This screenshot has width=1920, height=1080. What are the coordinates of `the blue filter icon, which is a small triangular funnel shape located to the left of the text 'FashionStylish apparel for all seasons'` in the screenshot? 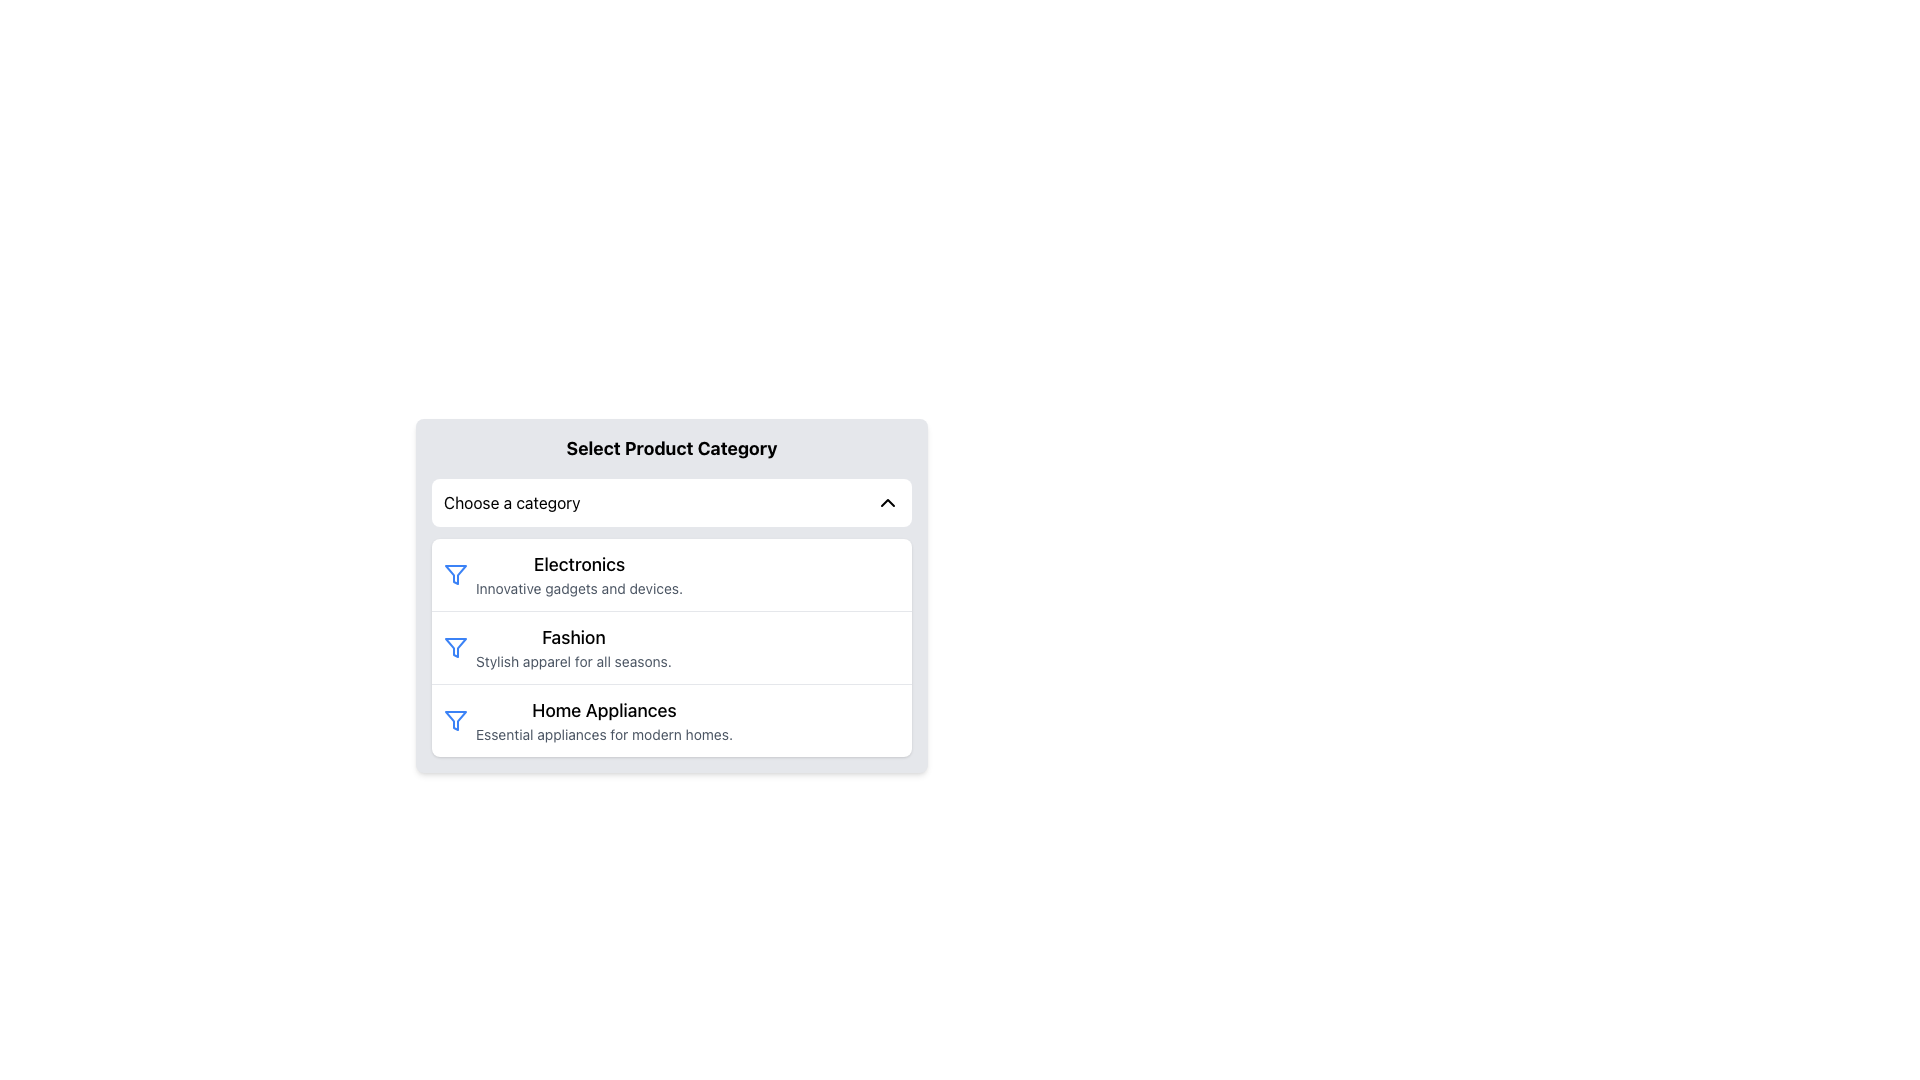 It's located at (455, 648).